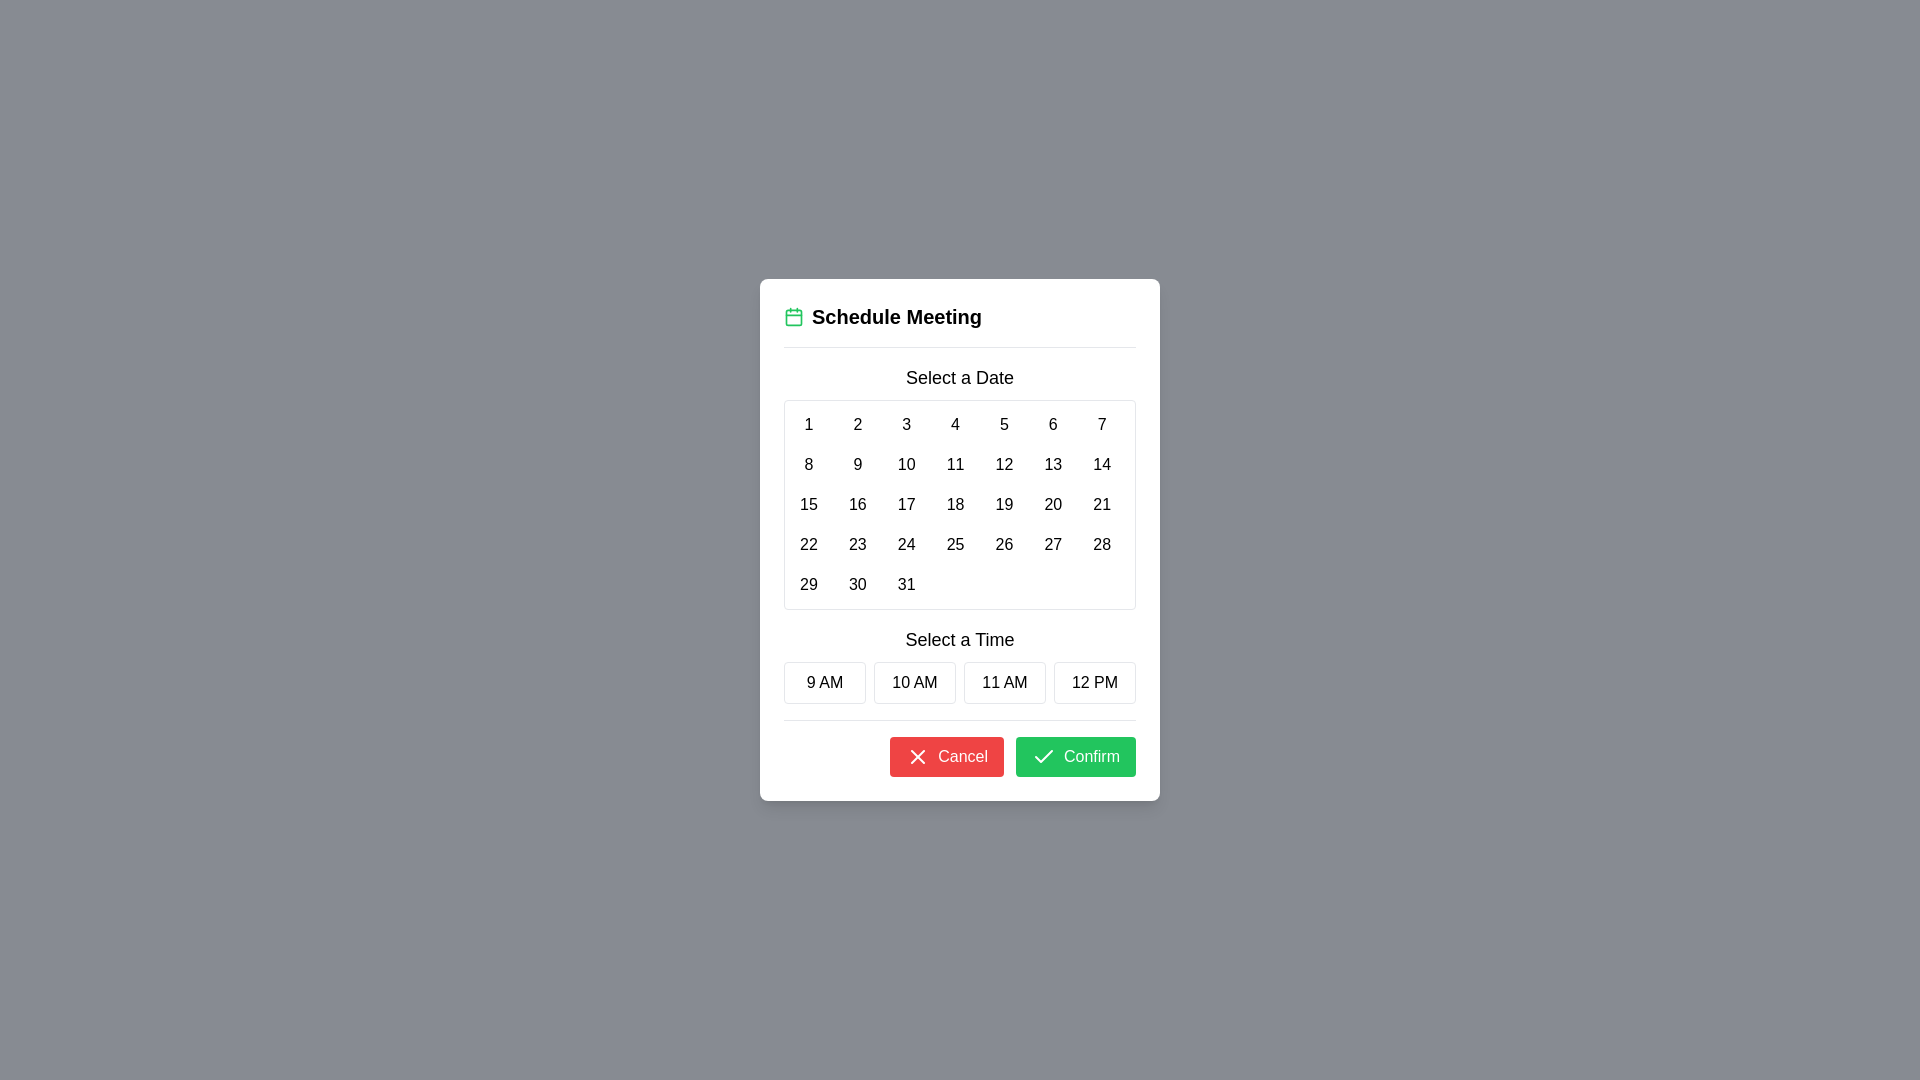 The image size is (1920, 1080). Describe the element at coordinates (857, 544) in the screenshot. I see `the selectable date button representing the date '23' in the calendar interface, located in the 5th row and 2nd column of the grid` at that location.